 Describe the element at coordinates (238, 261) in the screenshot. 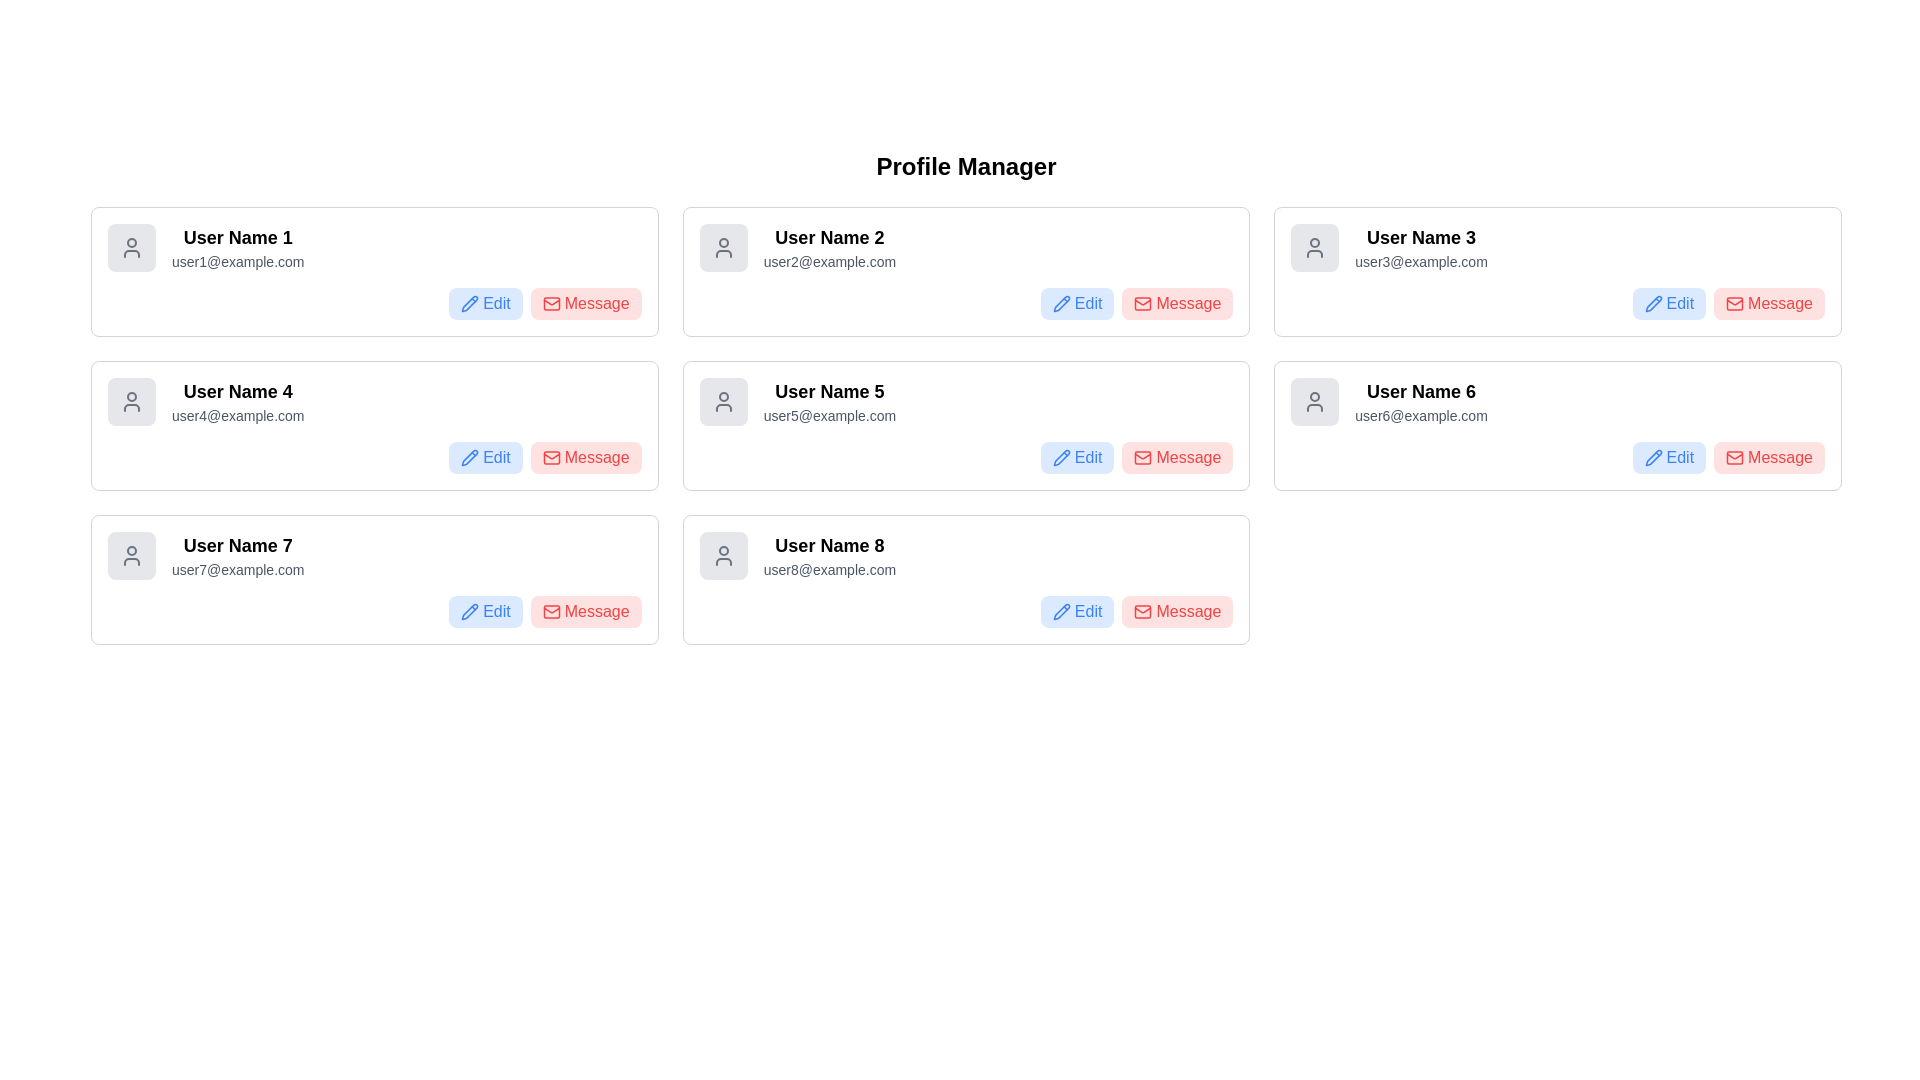

I see `email address 'user1@example.com' displayed in small-sized gray text beneath the user name label 'User Name 1' in the first user profile card` at that location.